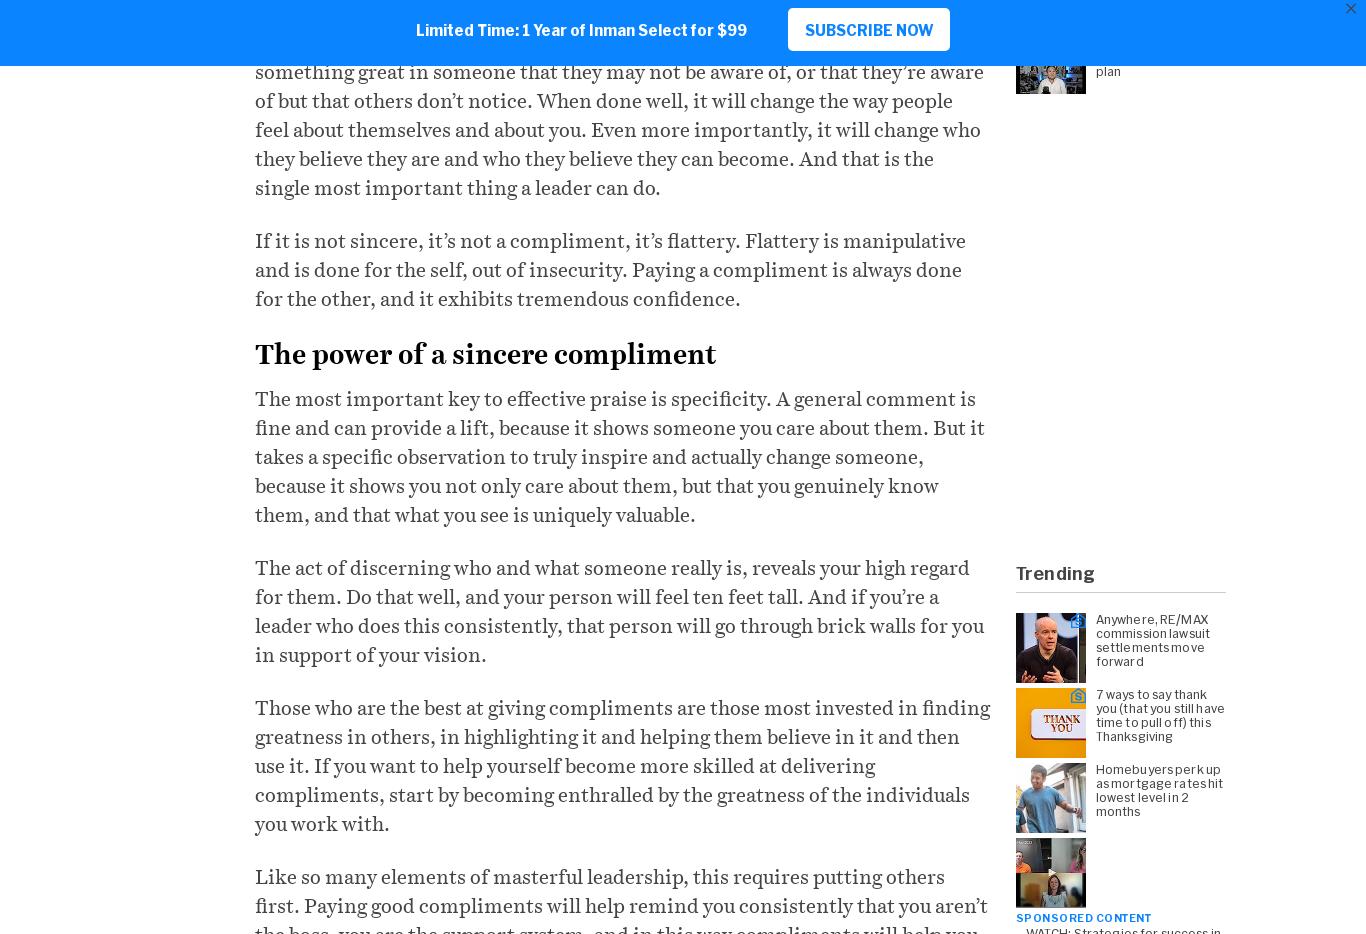 The height and width of the screenshot is (934, 1366). I want to click on 'Those who are the best at giving compliments are those most invested in finding greatness in others, in highlighting it and helping them believe in it and then use it. If you want to help yourself become more skilled at delivering compliments, start by becoming enthralled by the greatness of the individuals you work with.', so click(621, 764).